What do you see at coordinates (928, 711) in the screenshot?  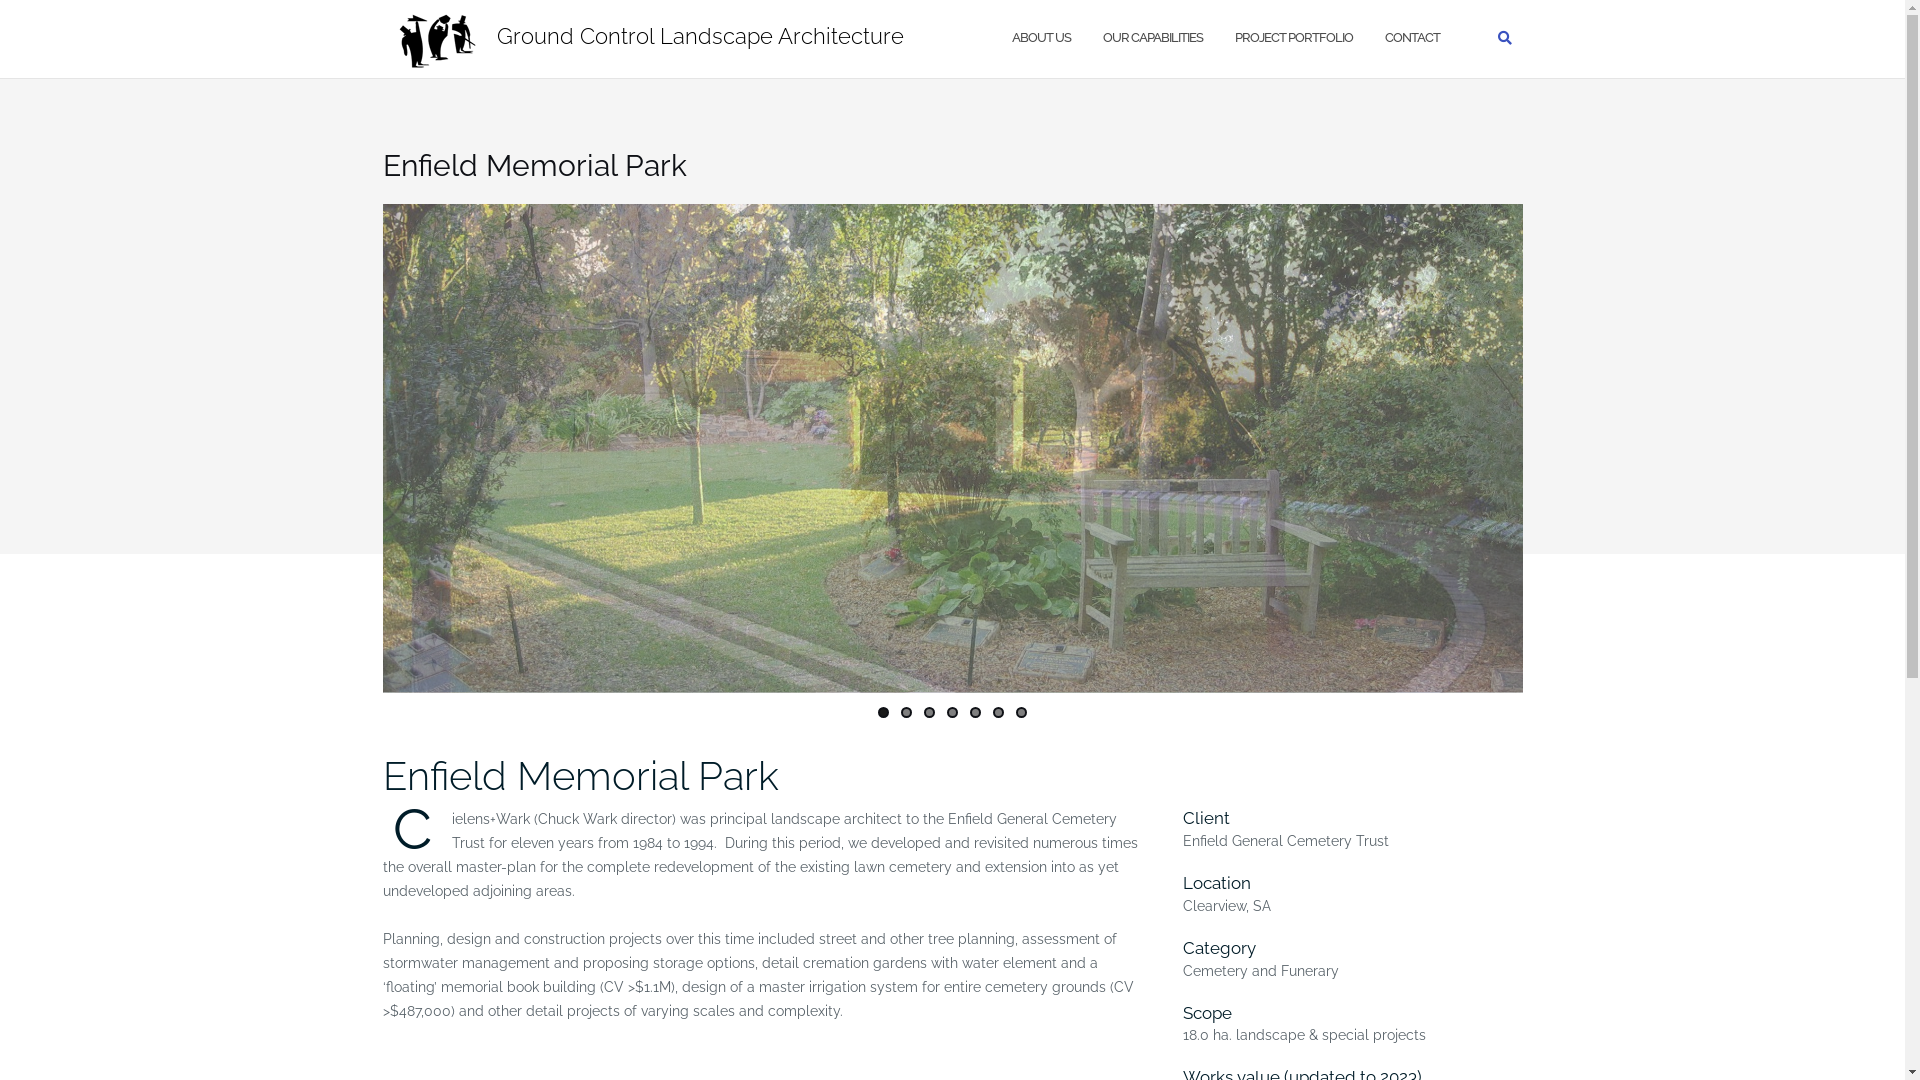 I see `'3'` at bounding box center [928, 711].